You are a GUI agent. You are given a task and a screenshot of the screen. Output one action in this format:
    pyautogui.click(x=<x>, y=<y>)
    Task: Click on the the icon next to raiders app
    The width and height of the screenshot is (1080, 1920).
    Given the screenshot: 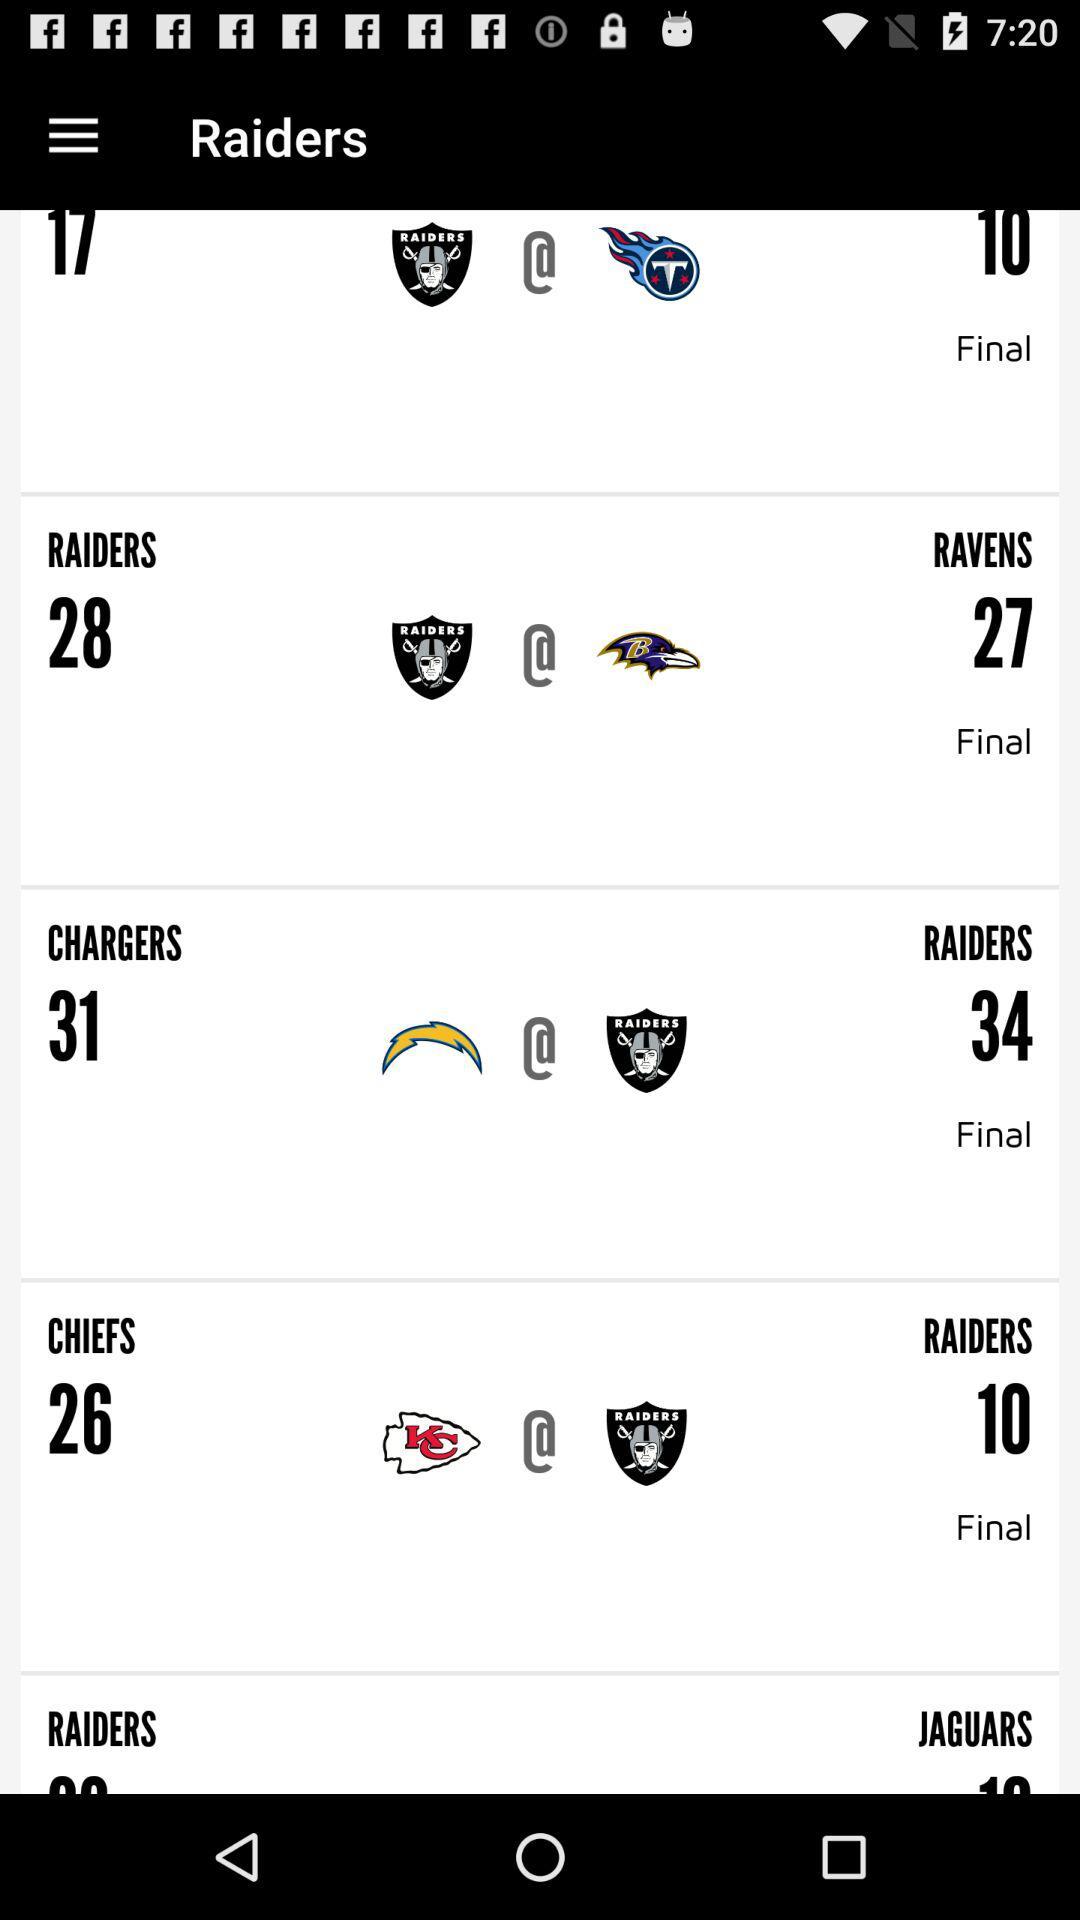 What is the action you would take?
    pyautogui.click(x=72, y=135)
    